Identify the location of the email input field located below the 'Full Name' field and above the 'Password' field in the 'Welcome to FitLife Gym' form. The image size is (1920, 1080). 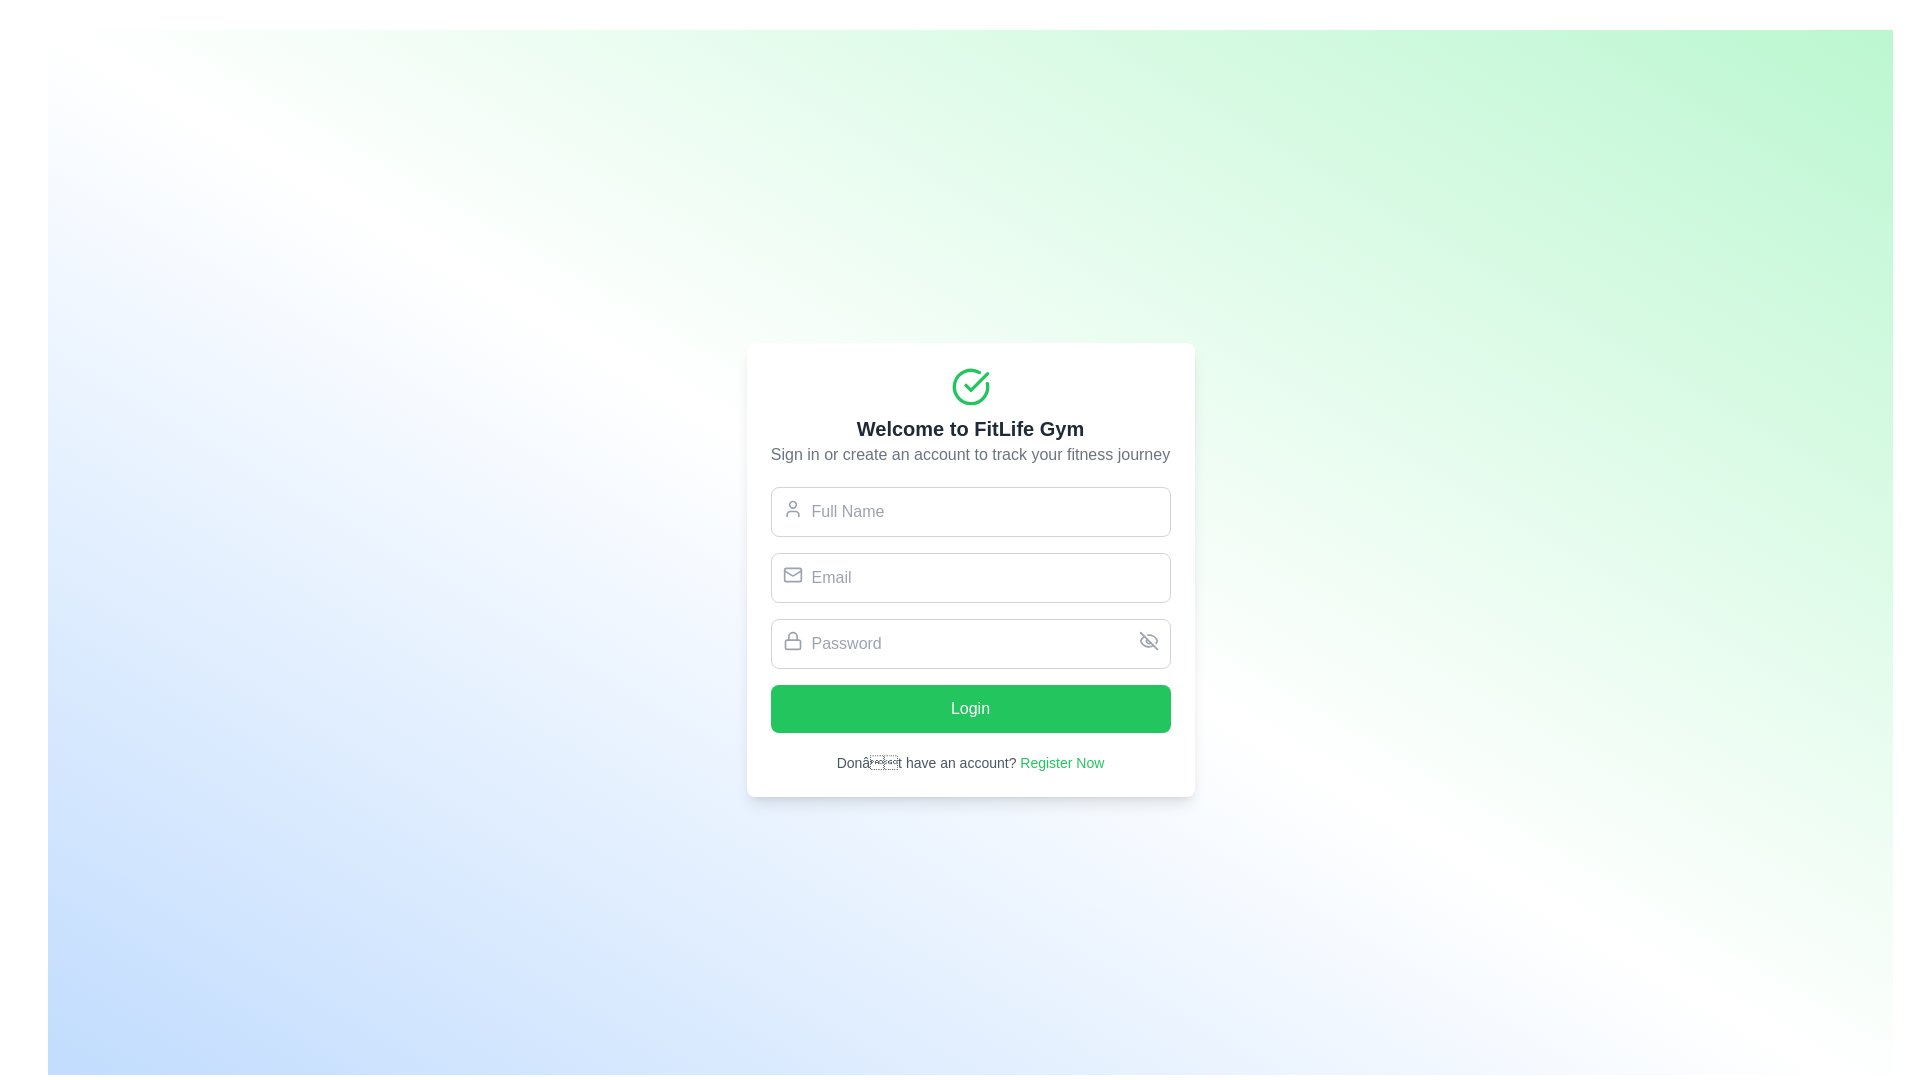
(970, 578).